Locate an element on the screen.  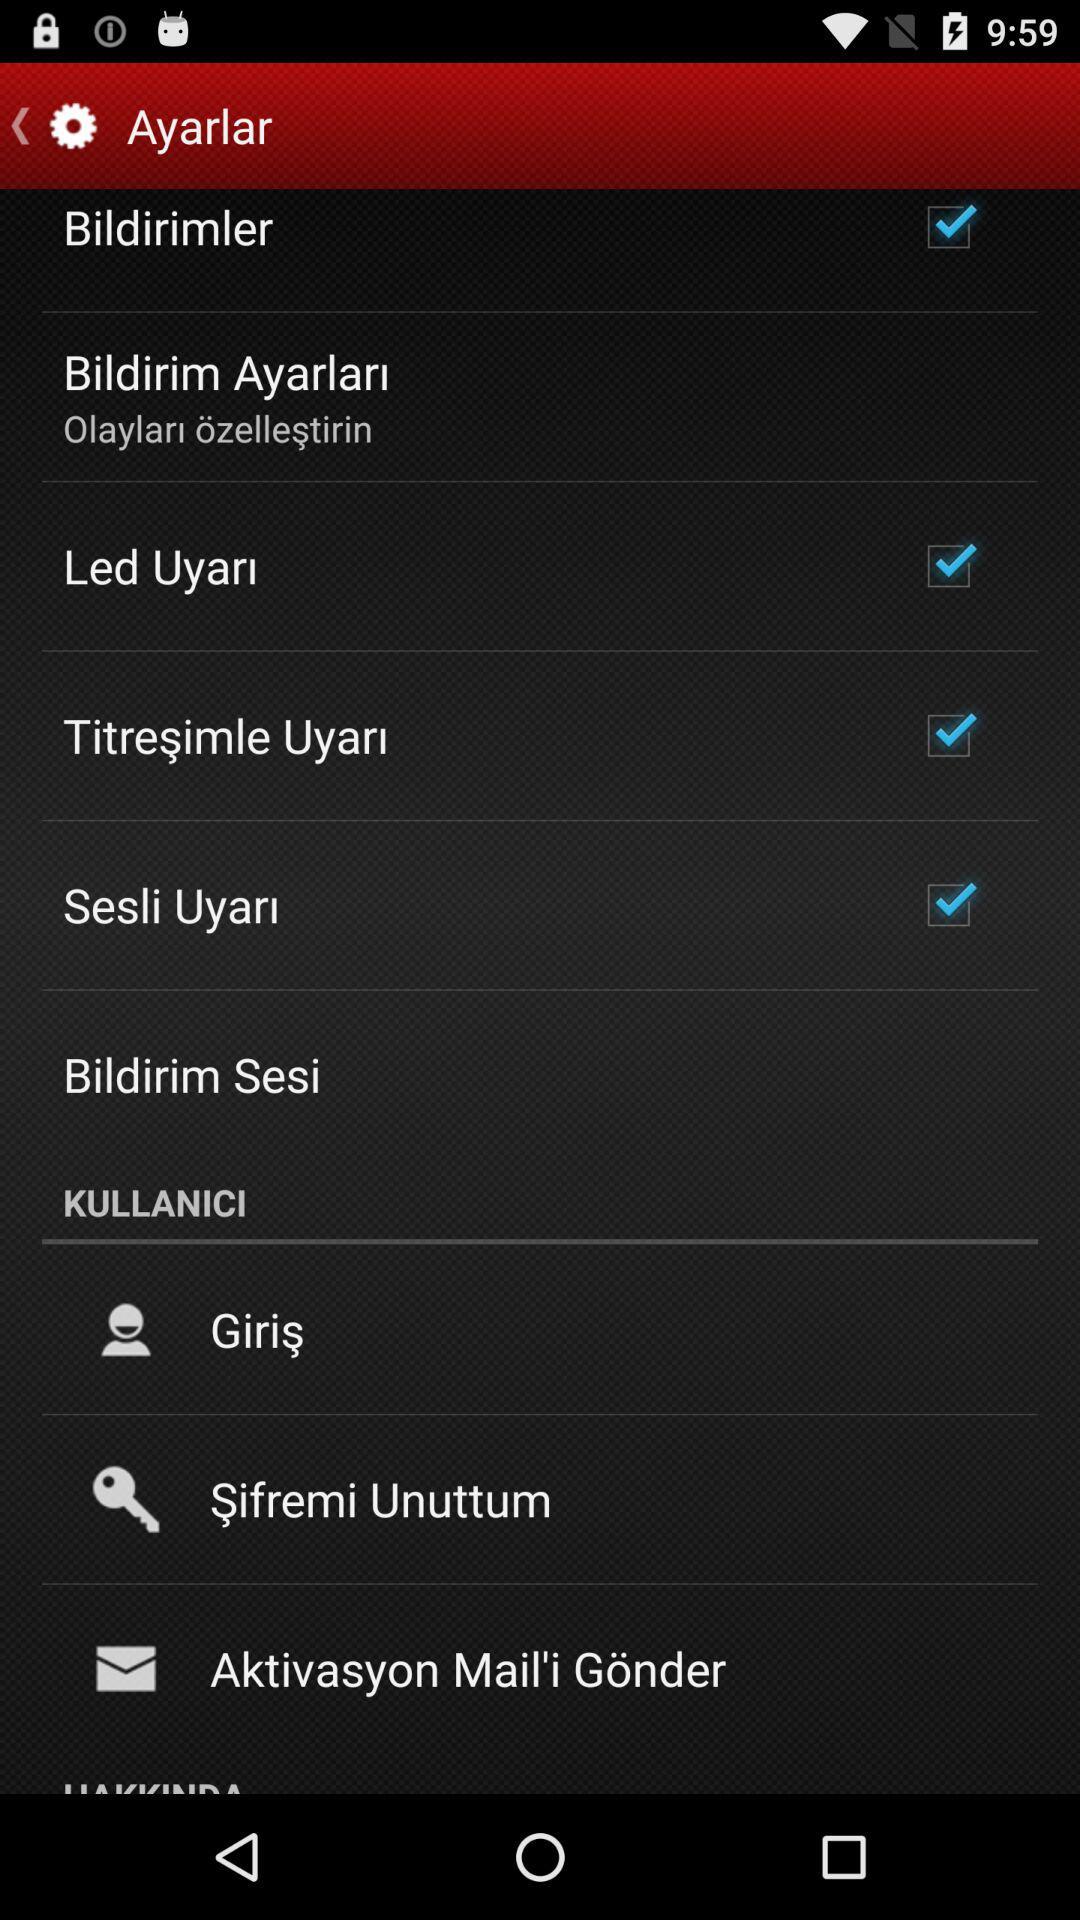
the aktivasyon mail i icon is located at coordinates (467, 1668).